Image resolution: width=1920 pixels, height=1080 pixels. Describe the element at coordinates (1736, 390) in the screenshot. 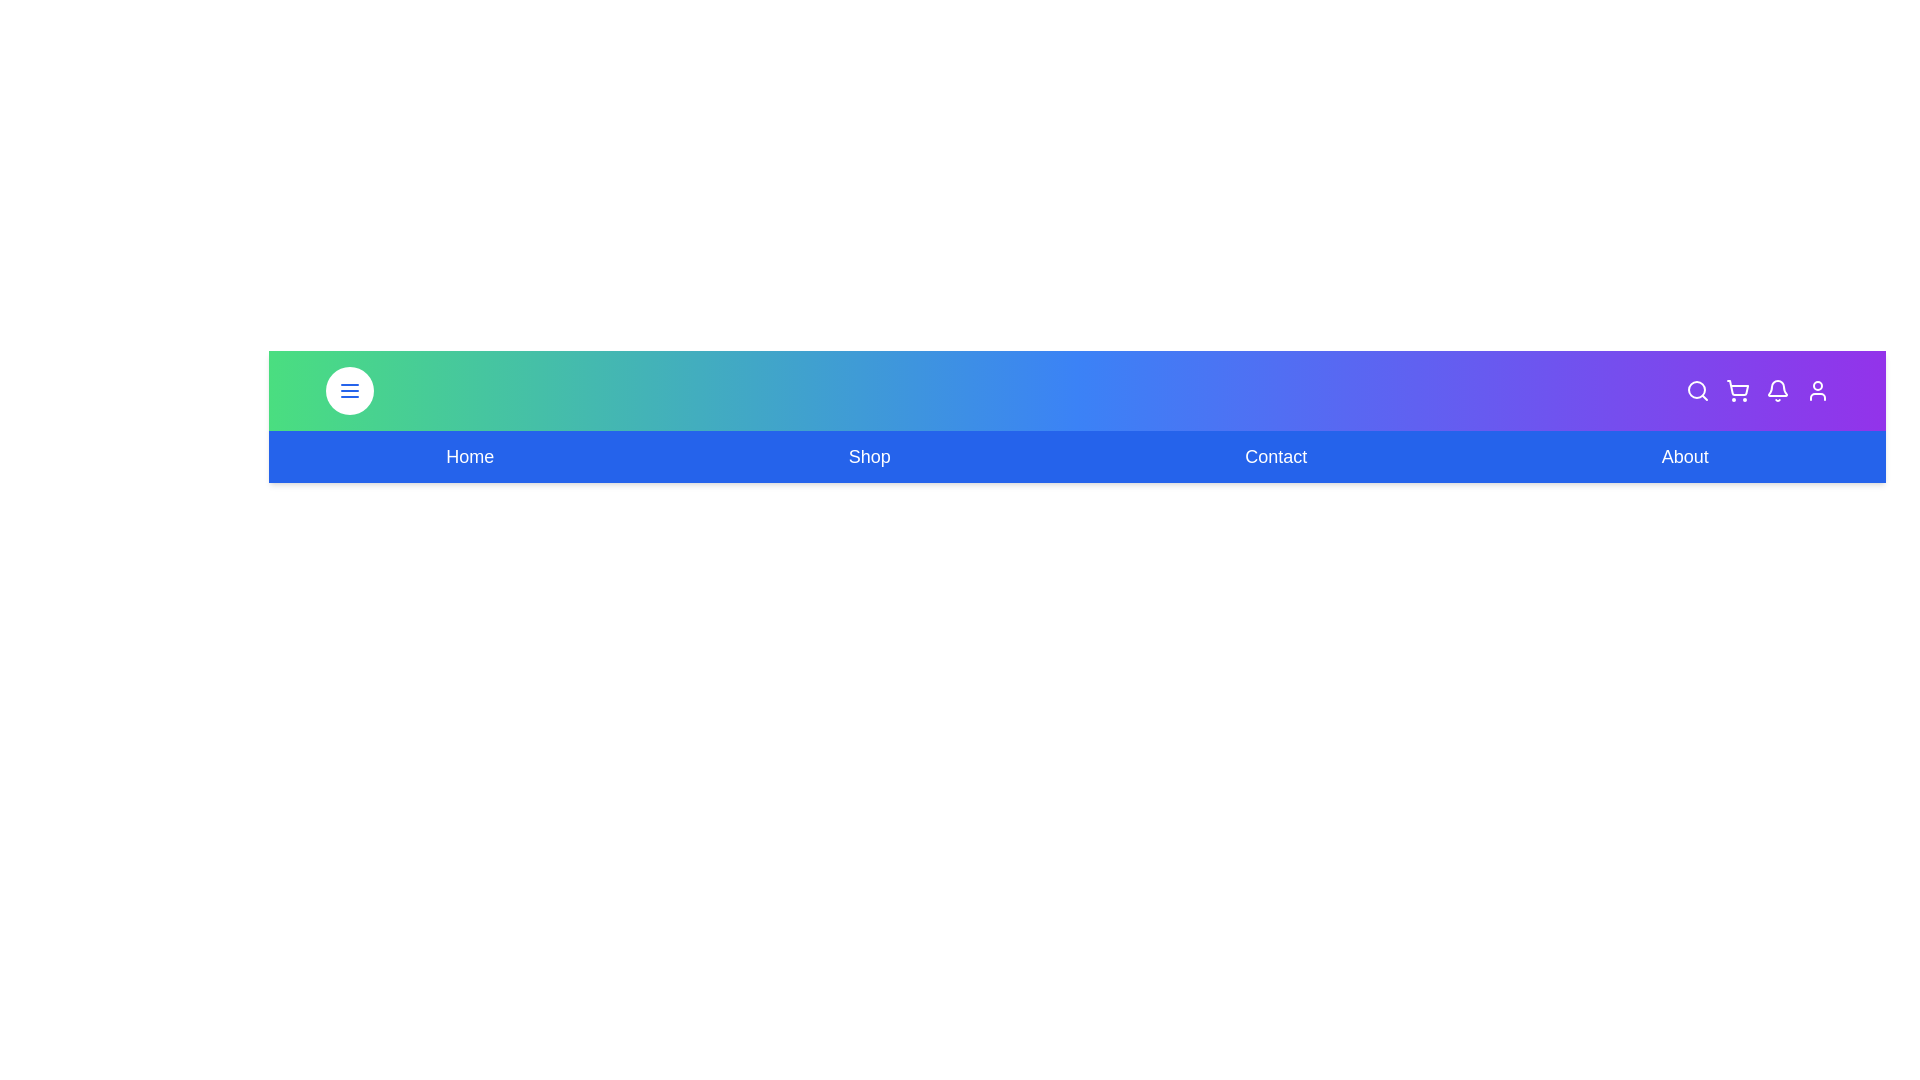

I see `the shopping_cart icon in the navigation bar` at that location.